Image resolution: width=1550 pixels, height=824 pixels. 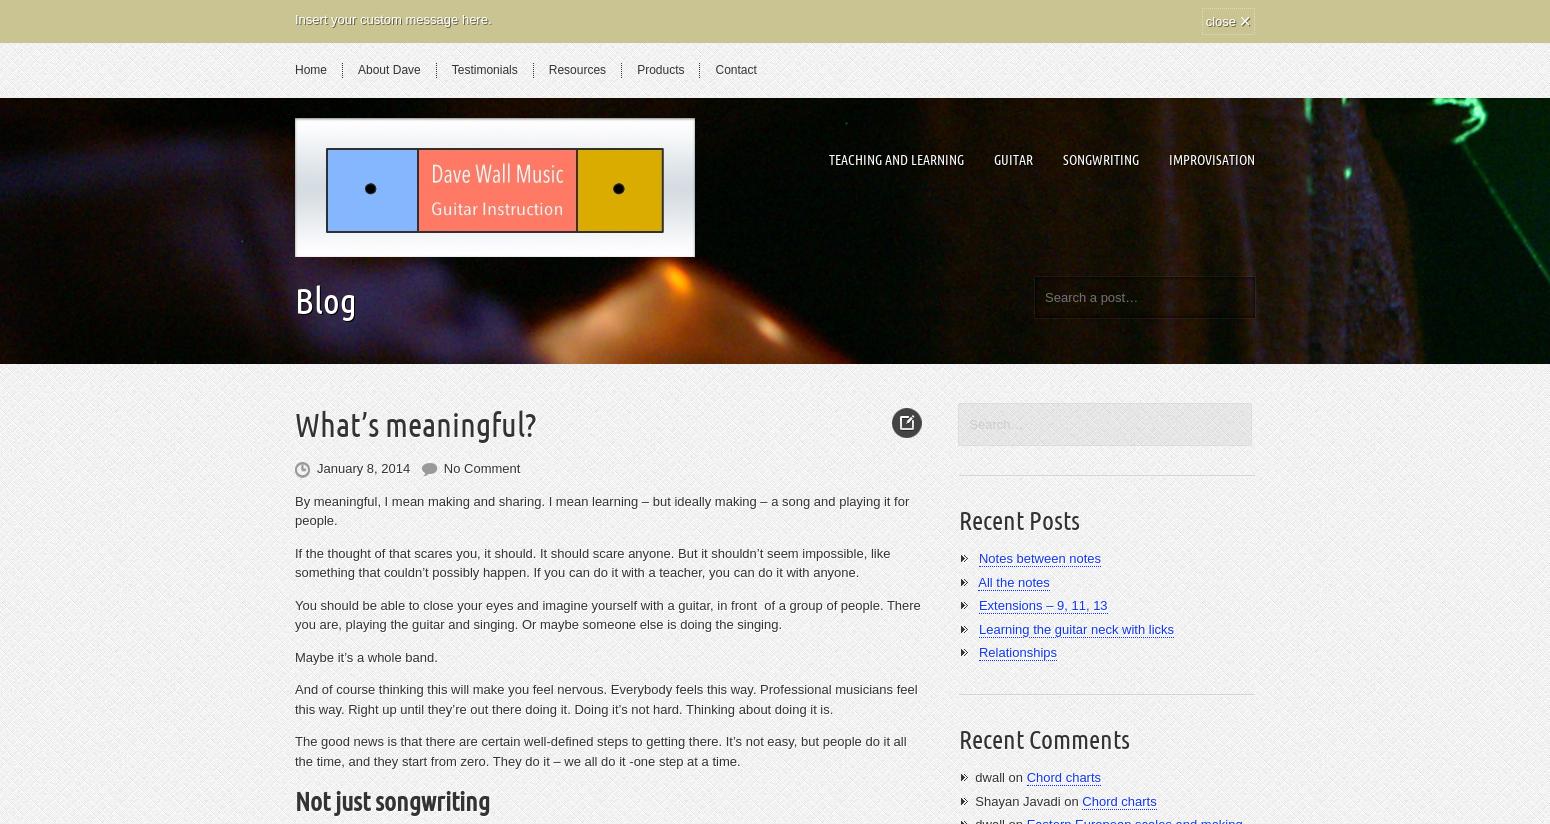 What do you see at coordinates (1044, 739) in the screenshot?
I see `'Recent Comments'` at bounding box center [1044, 739].